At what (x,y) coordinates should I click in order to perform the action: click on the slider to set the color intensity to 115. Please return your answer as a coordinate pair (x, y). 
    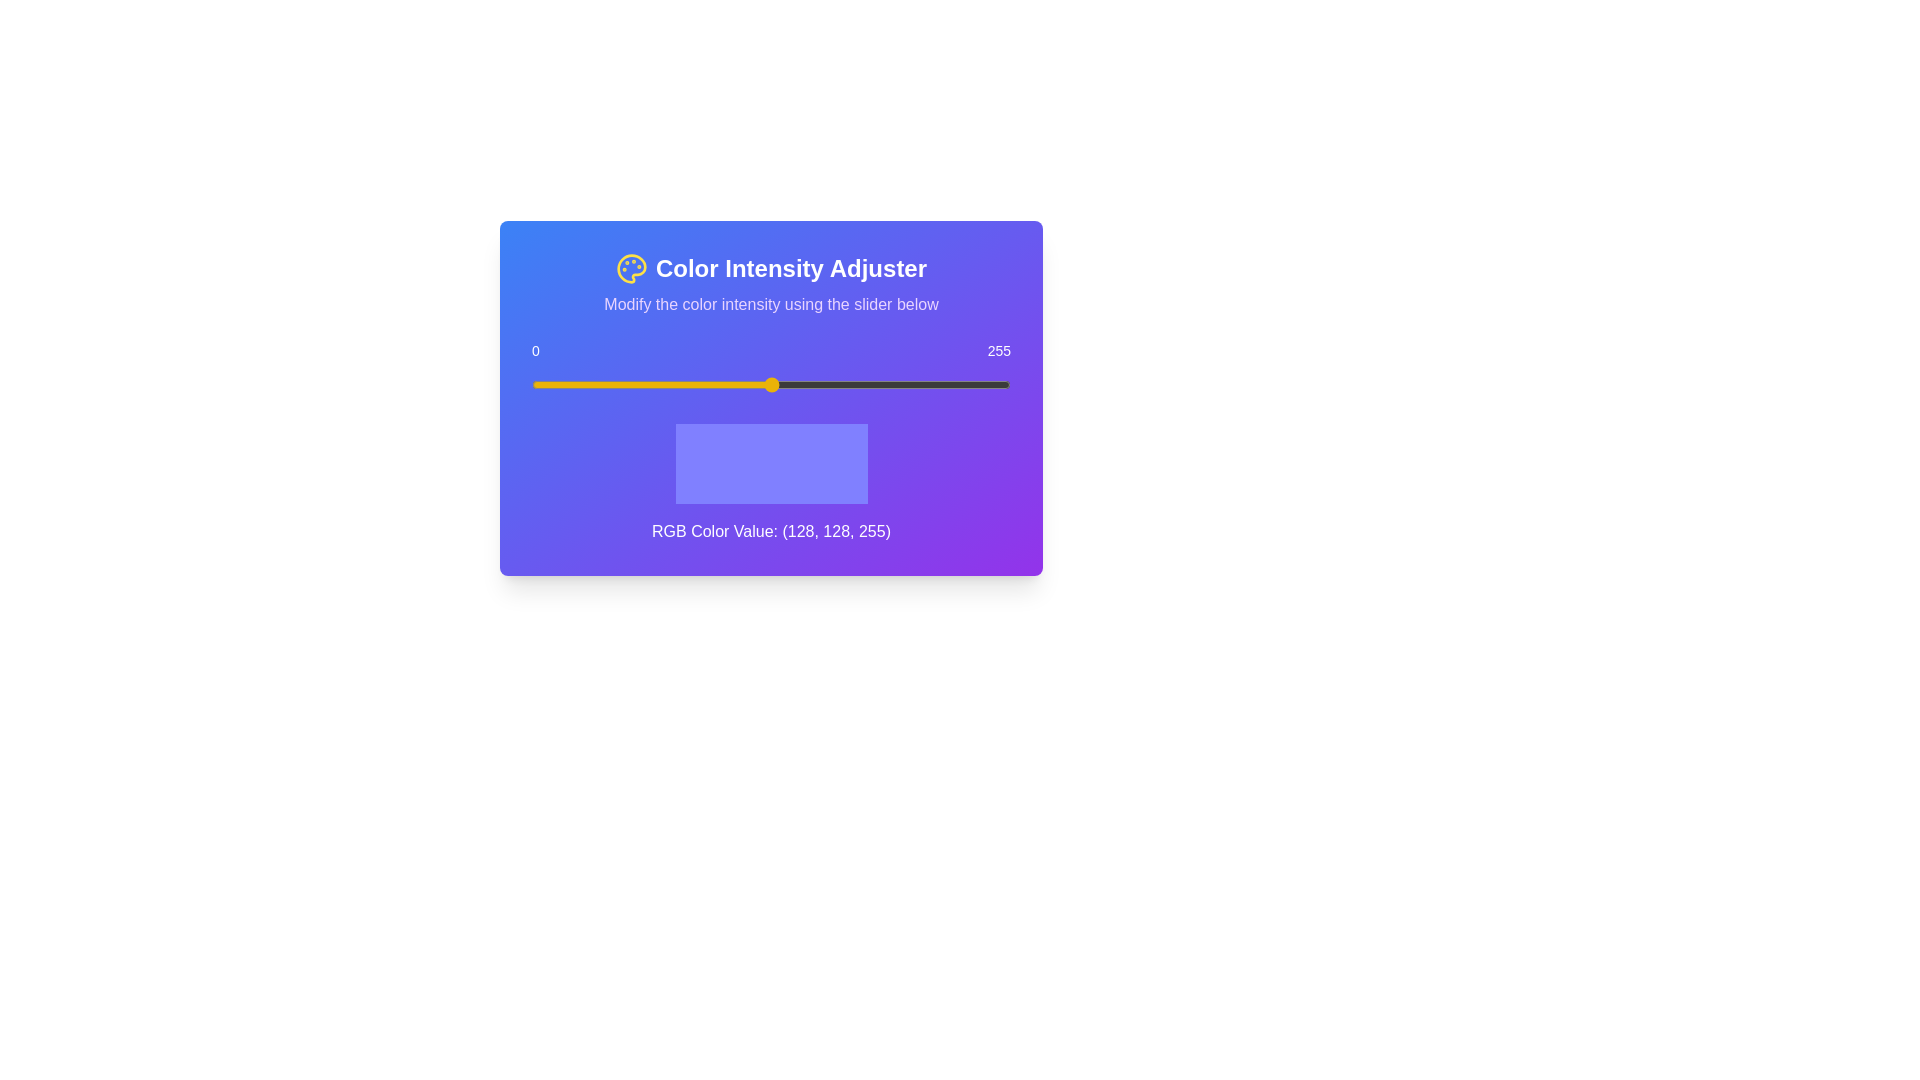
    Looking at the image, I should click on (747, 385).